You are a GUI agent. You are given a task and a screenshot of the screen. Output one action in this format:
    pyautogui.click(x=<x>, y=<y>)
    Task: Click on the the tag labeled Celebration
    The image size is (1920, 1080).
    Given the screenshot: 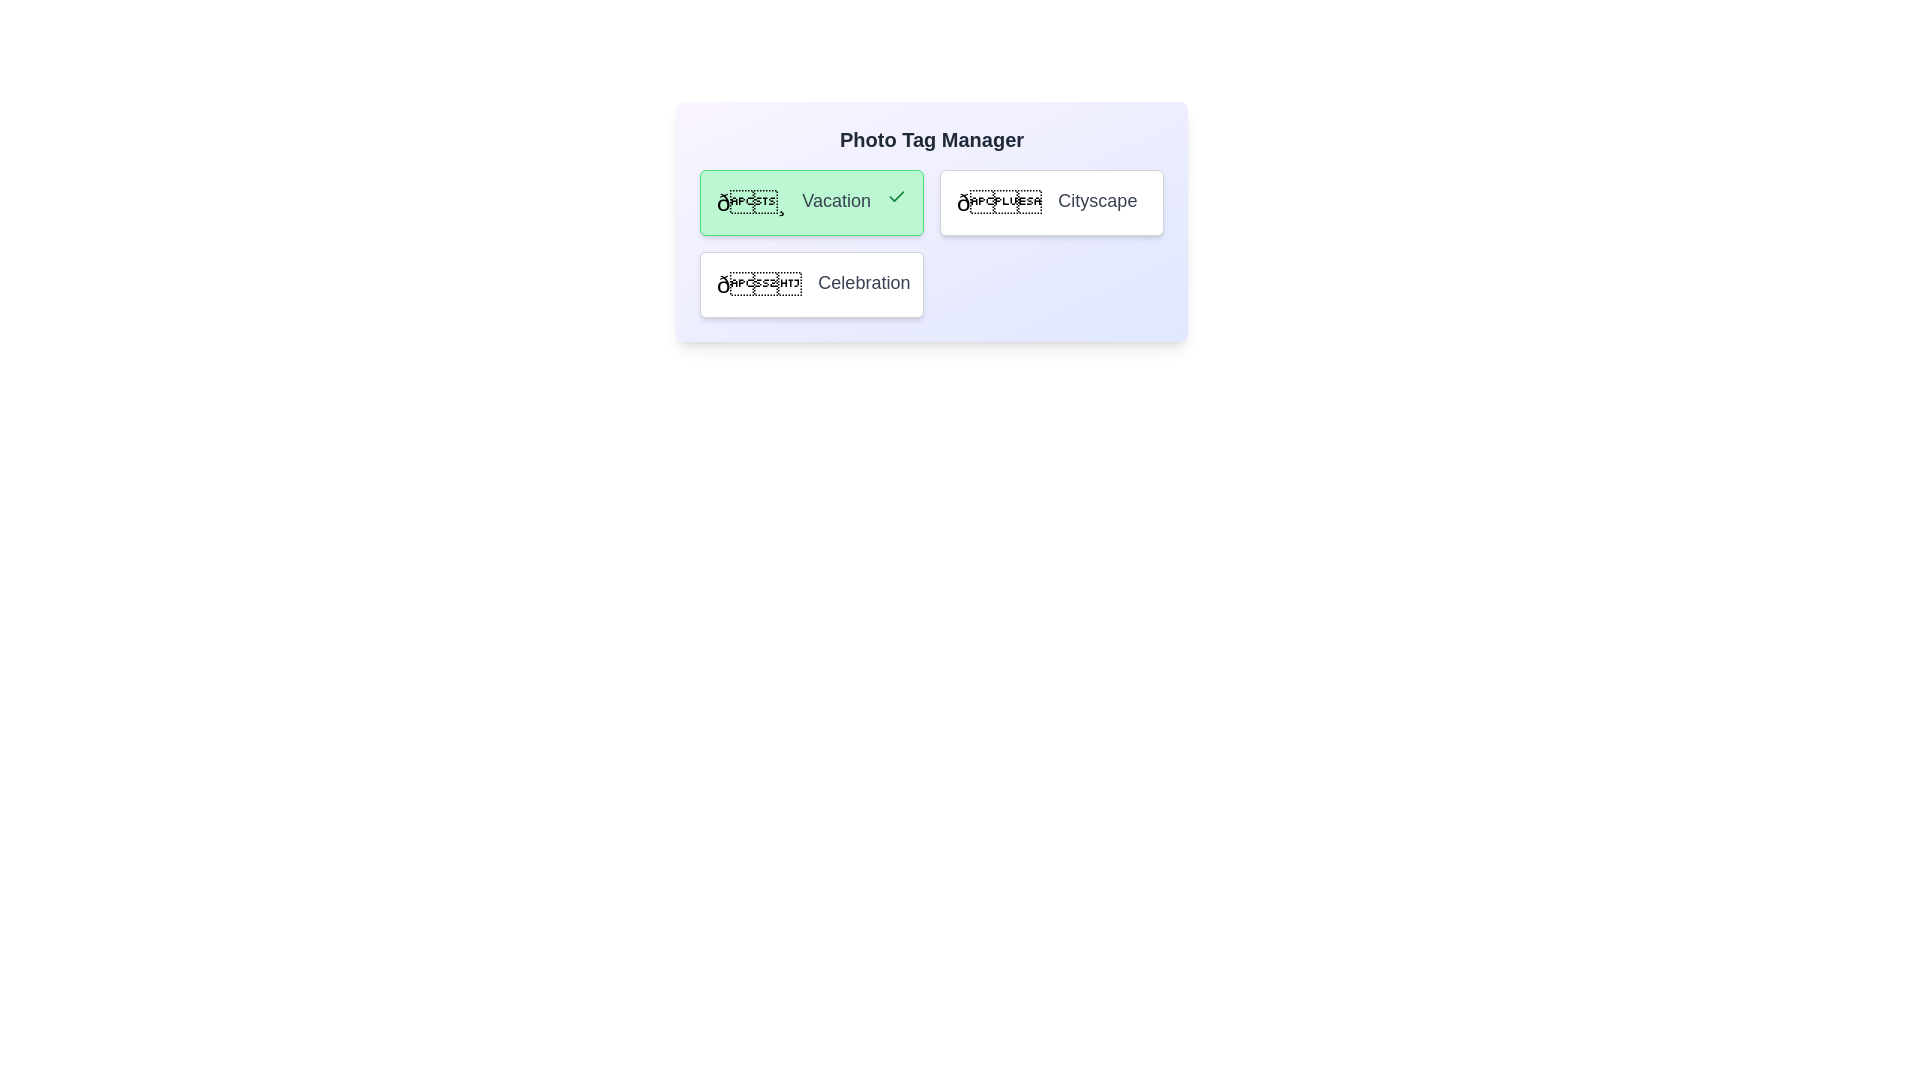 What is the action you would take?
    pyautogui.click(x=811, y=285)
    